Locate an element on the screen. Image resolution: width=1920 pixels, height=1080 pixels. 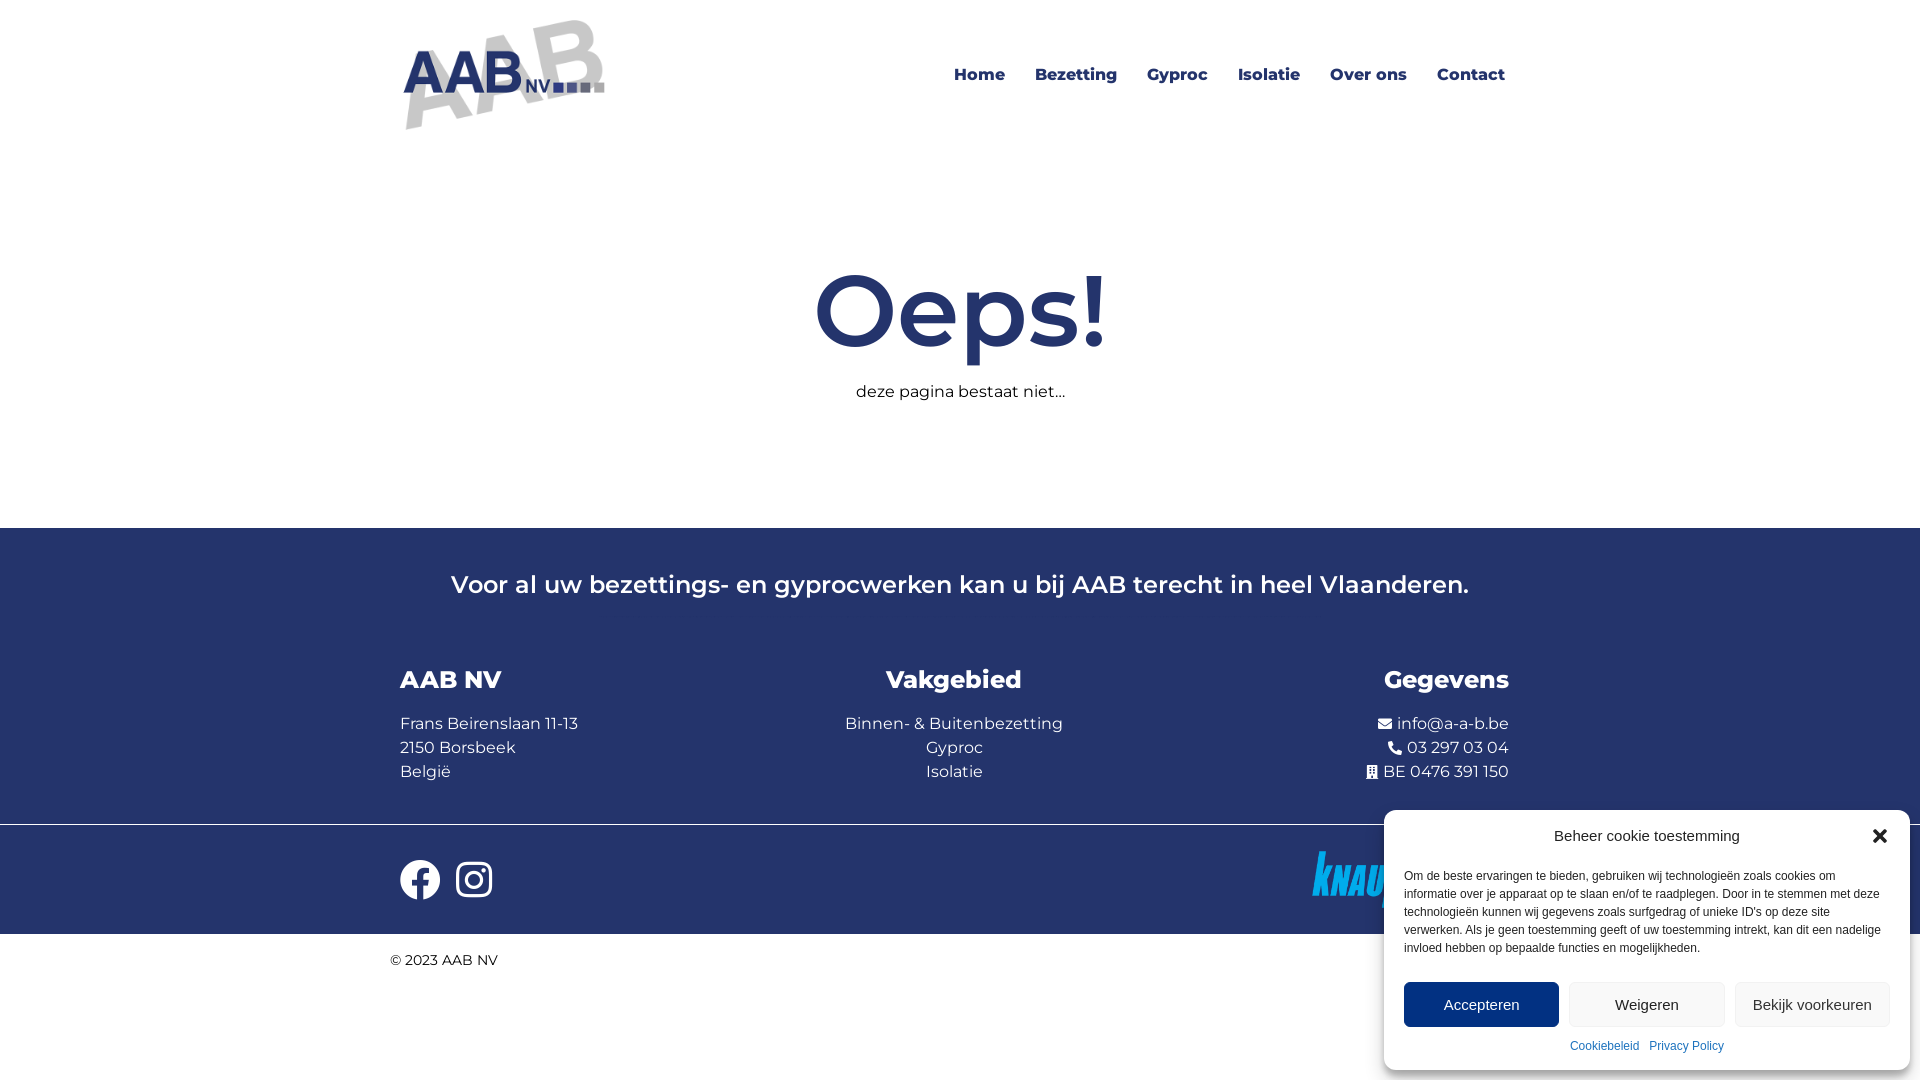
'Binnen- & Buitenbezetting' is located at coordinates (953, 723).